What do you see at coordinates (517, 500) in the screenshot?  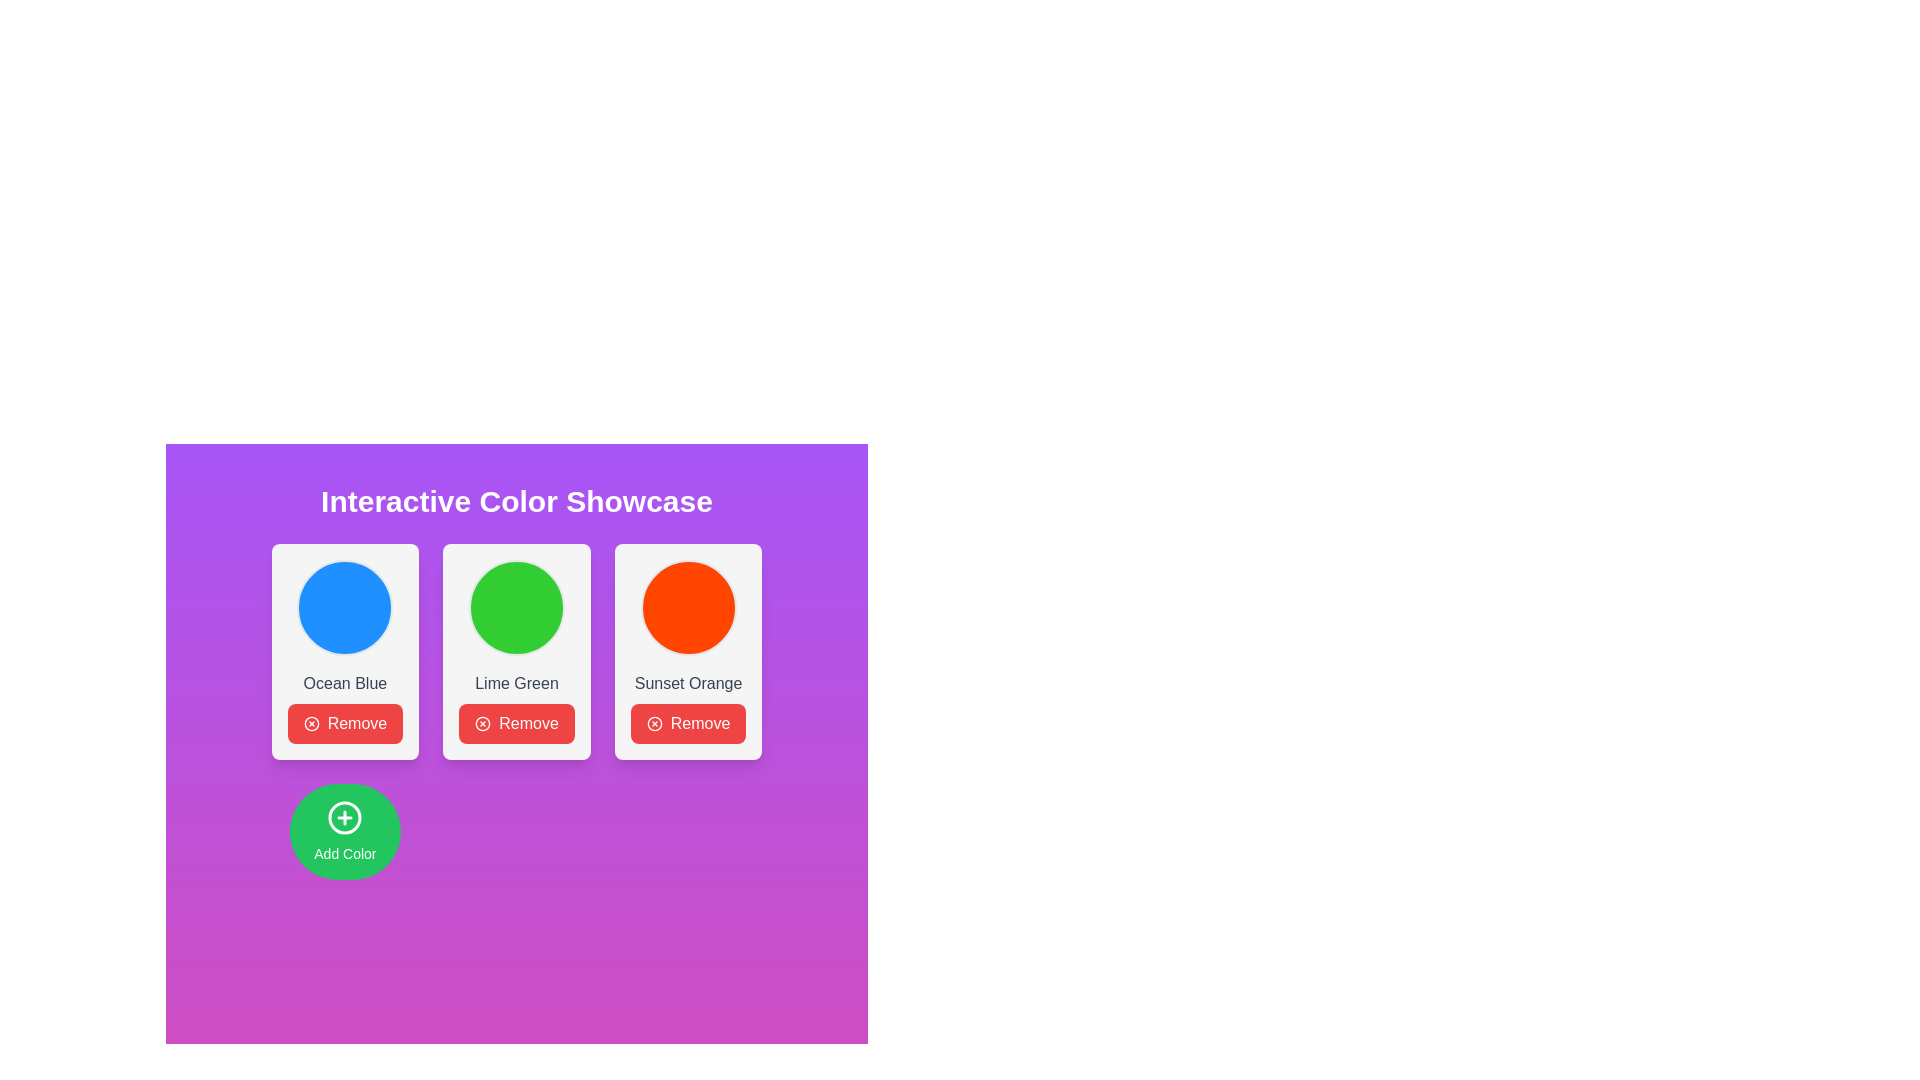 I see `the text header that reads 'Interactive Color Showcase', which is displayed in a bold, large font and is centrally aligned above a grid of colored cards` at bounding box center [517, 500].